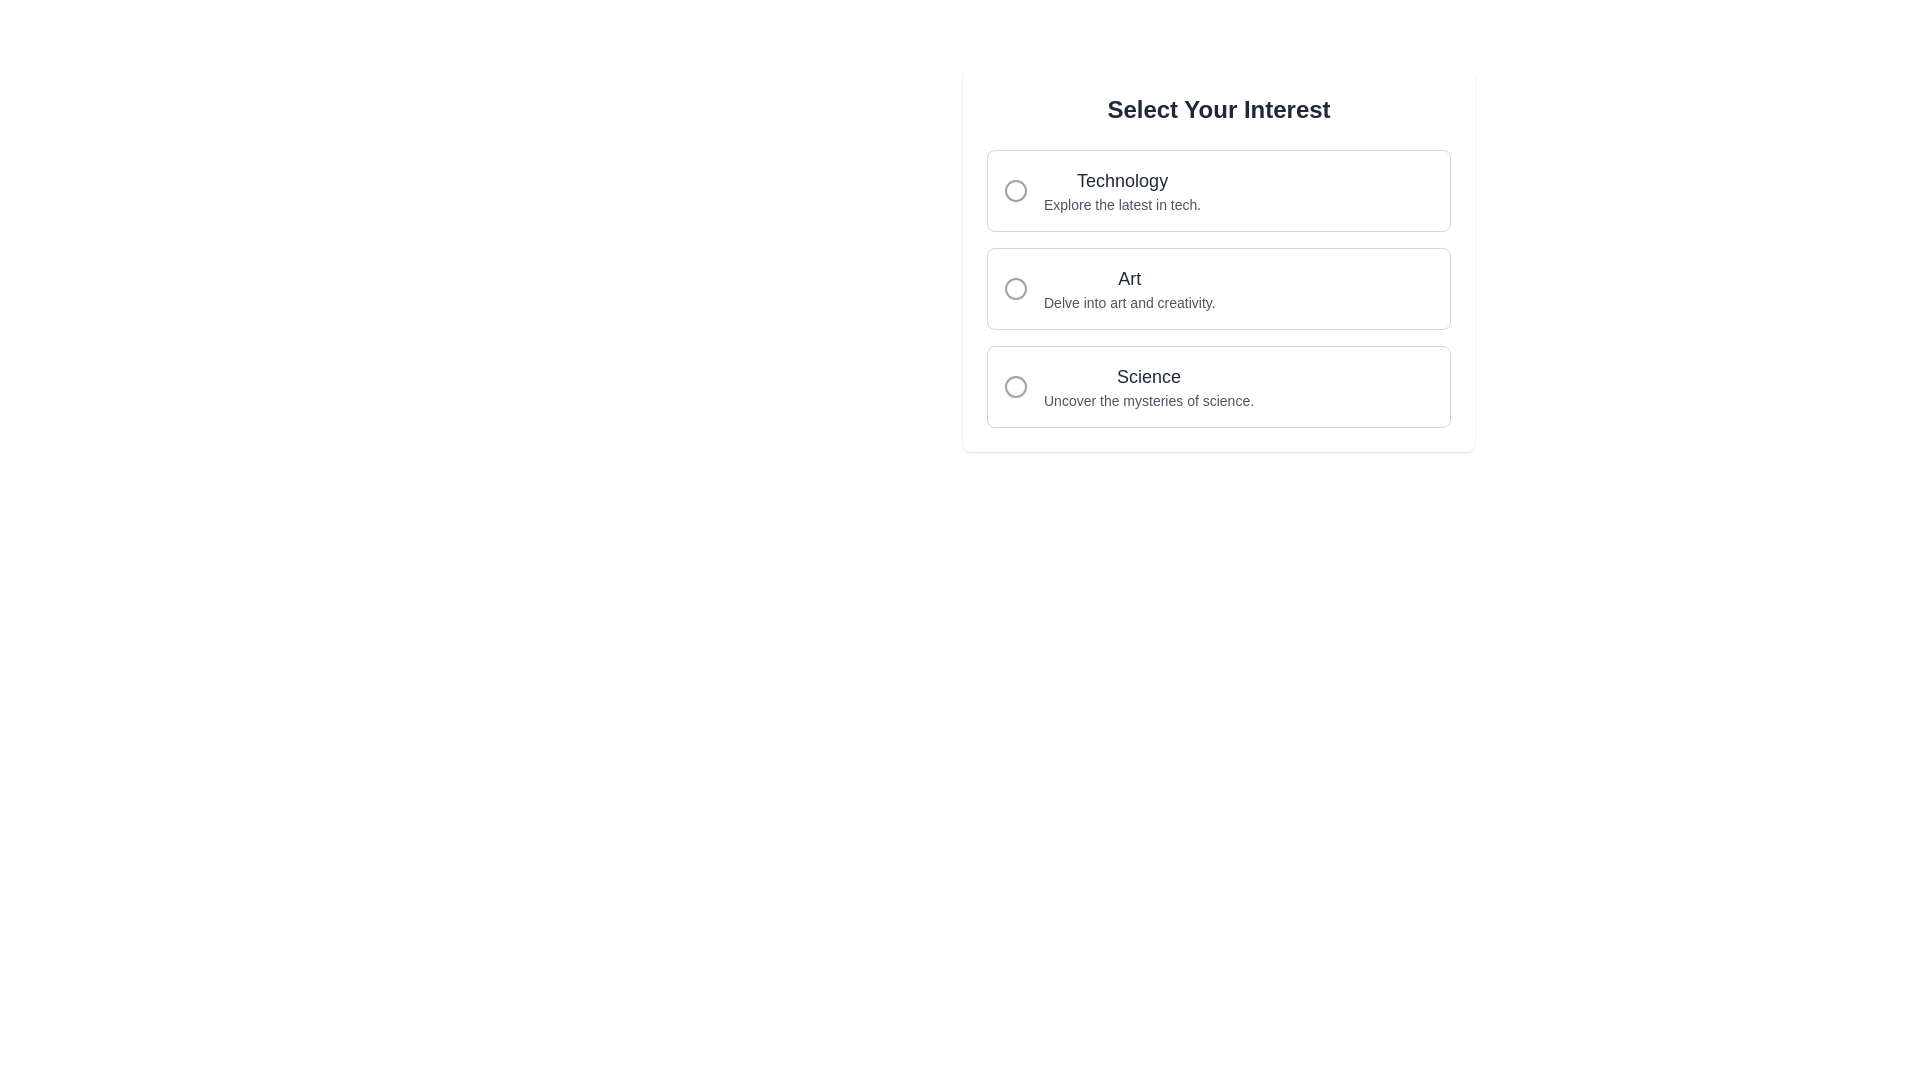 The height and width of the screenshot is (1080, 1920). Describe the element at coordinates (1016, 191) in the screenshot. I see `the radio button indicator for the 'Technology' option in the 'Select Your Interest' section to interact` at that location.